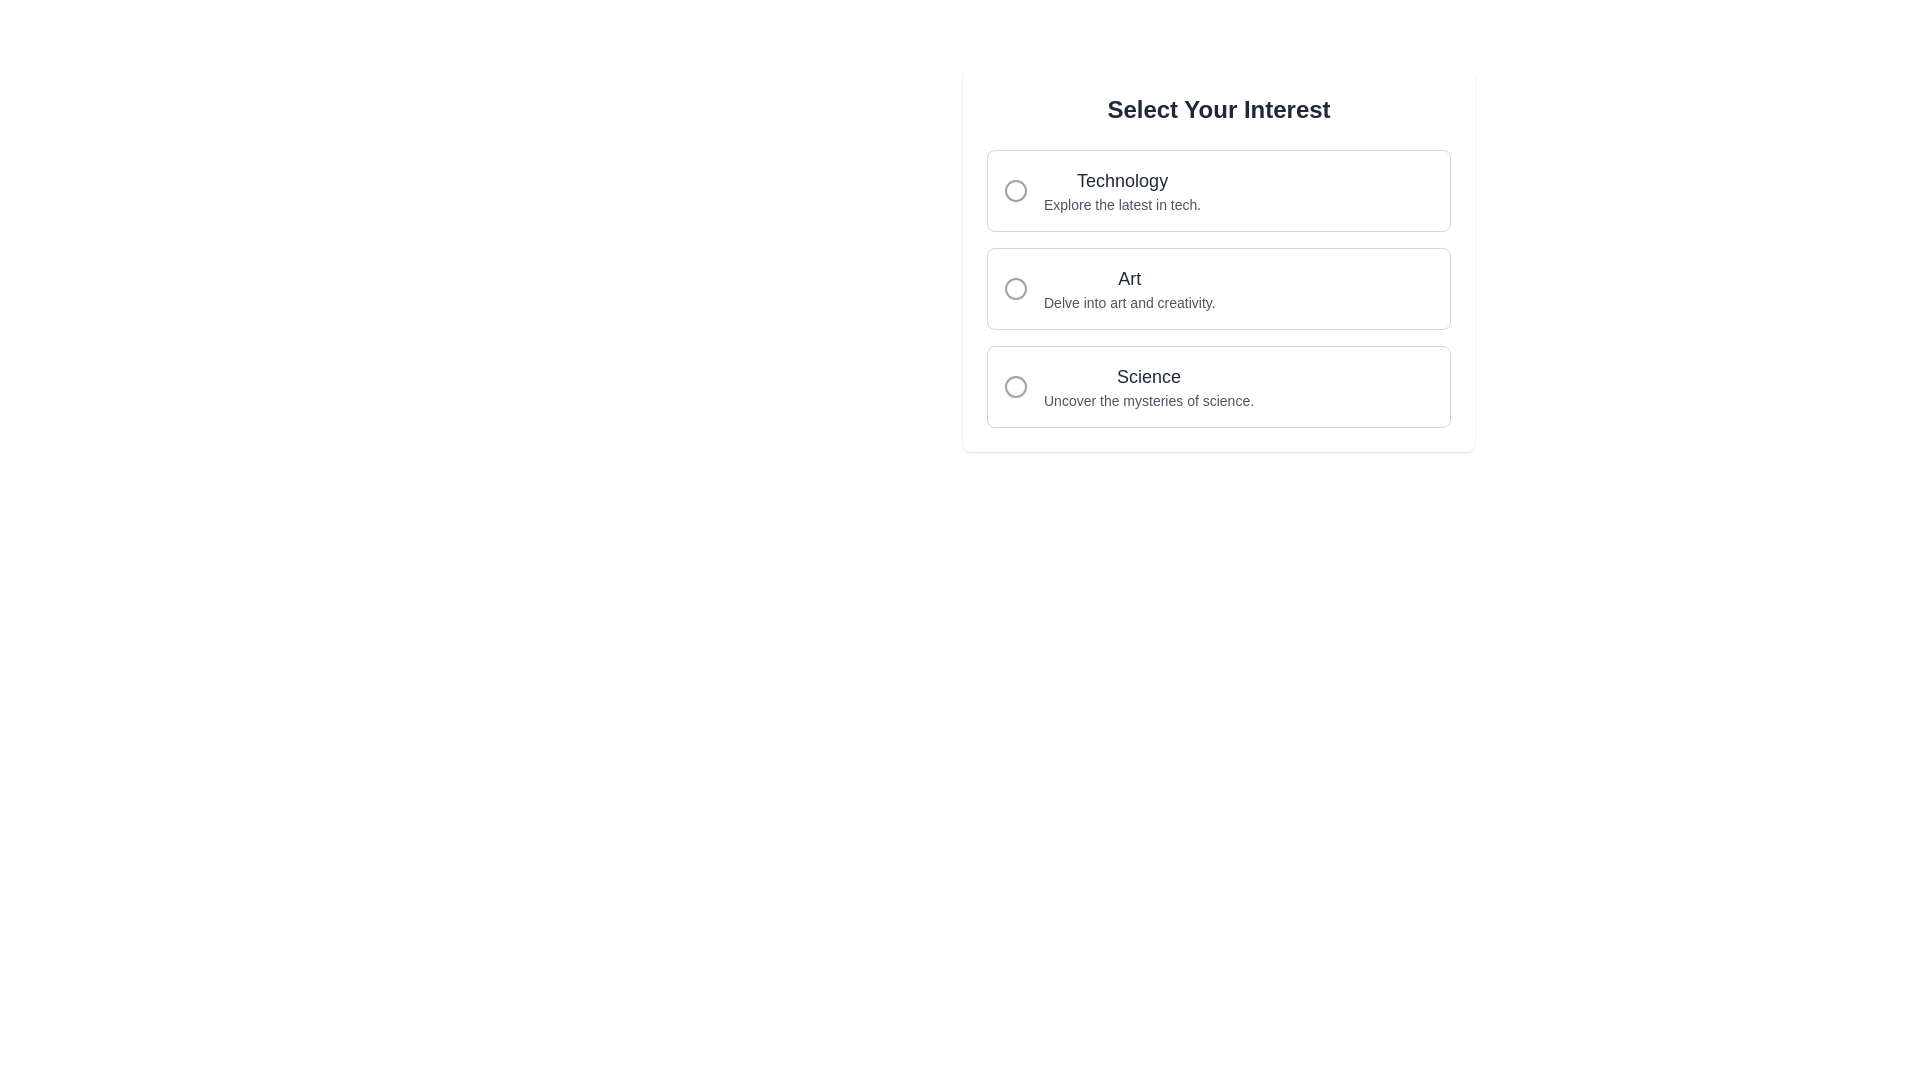 The height and width of the screenshot is (1080, 1920). Describe the element at coordinates (1016, 191) in the screenshot. I see `the radio button indicator for the 'Technology' option in the 'Select Your Interest' section to interact` at that location.